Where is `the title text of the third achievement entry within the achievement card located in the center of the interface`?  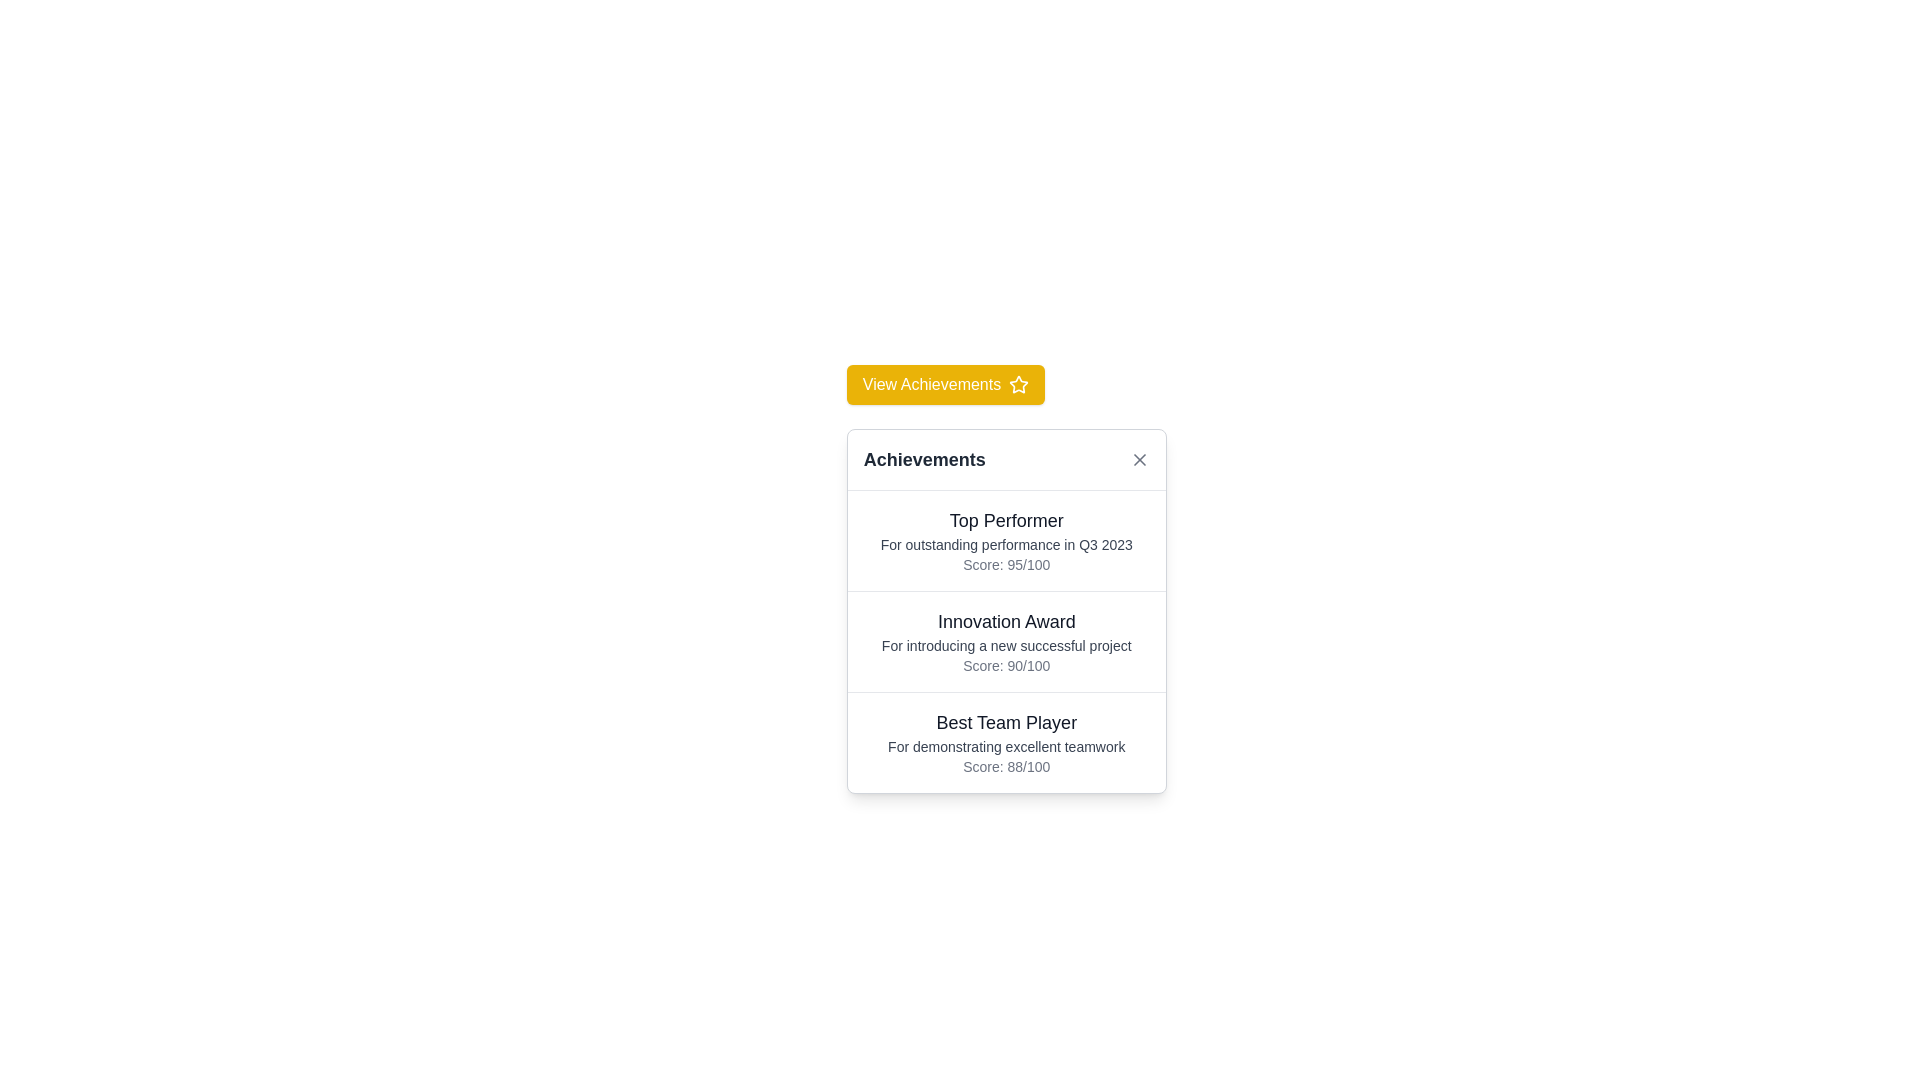
the title text of the third achievement entry within the achievement card located in the center of the interface is located at coordinates (1006, 722).